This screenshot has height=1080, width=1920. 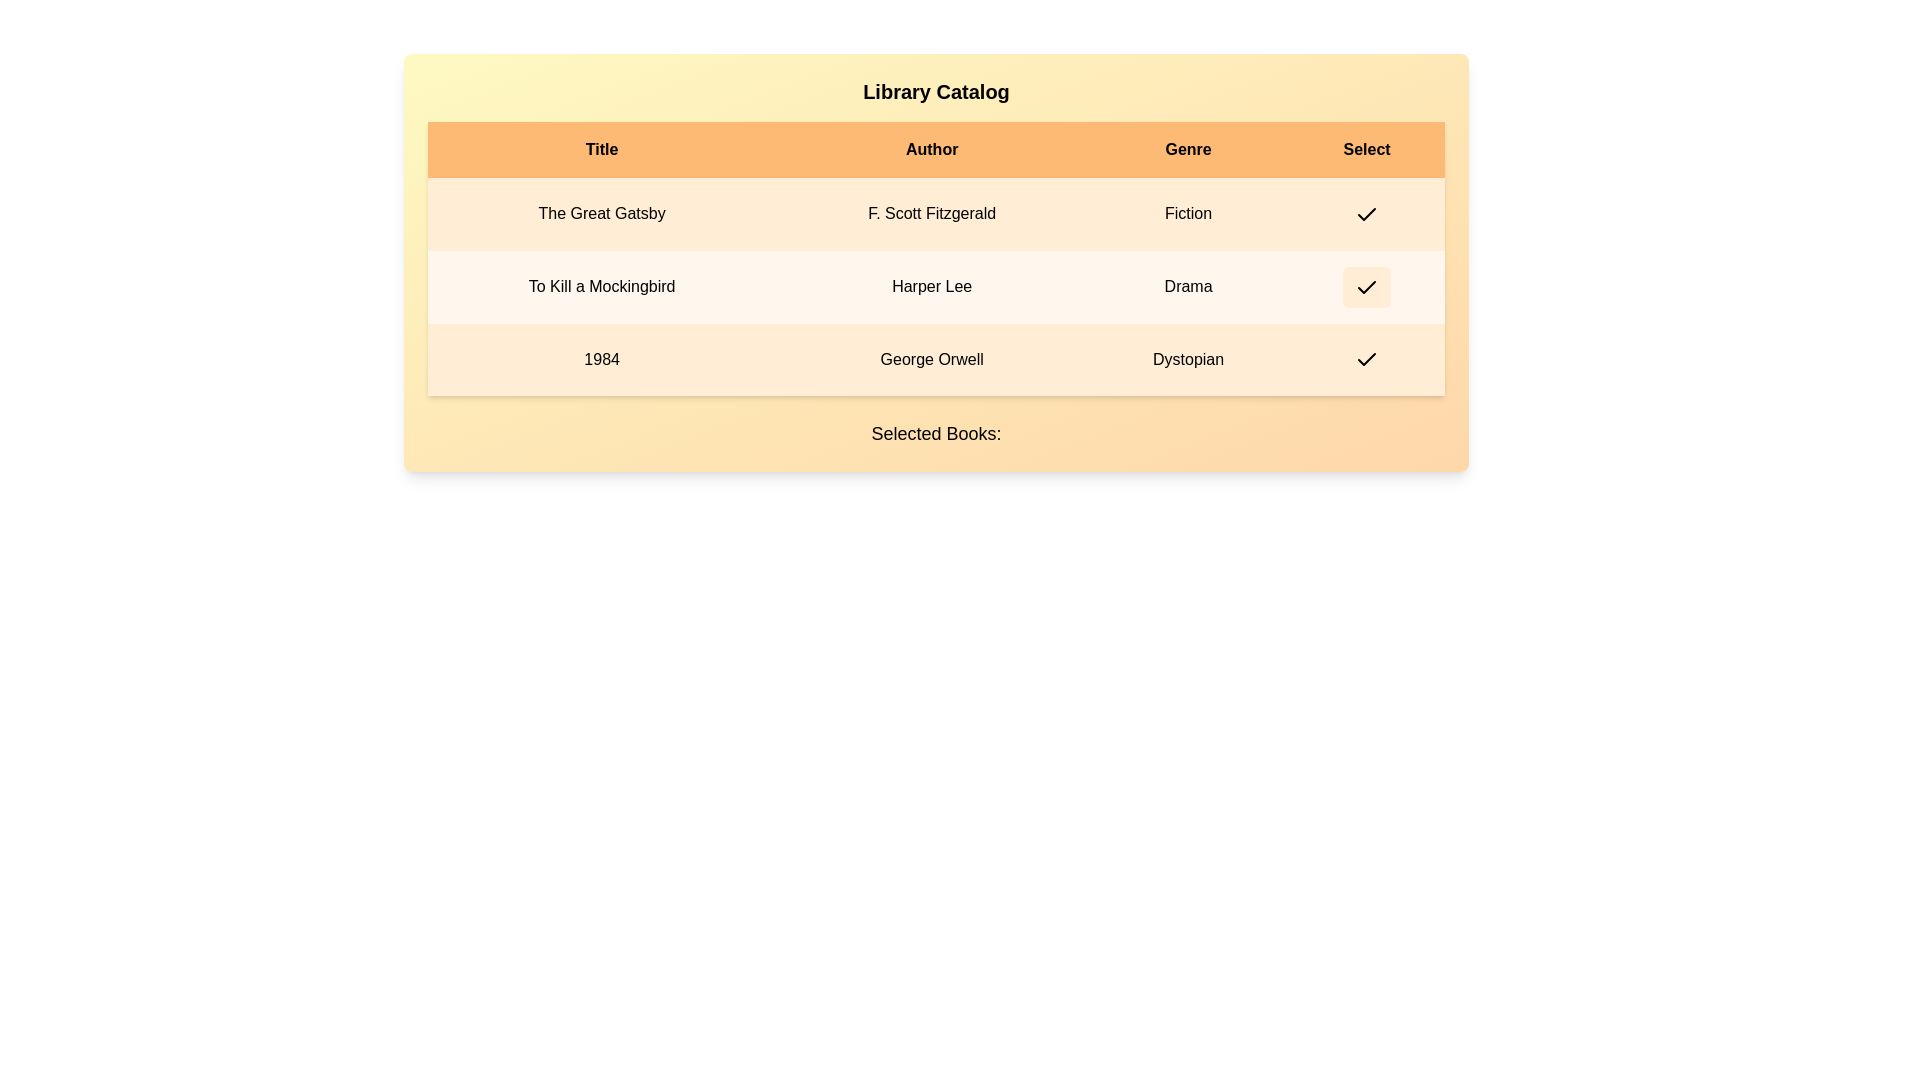 What do you see at coordinates (1366, 360) in the screenshot?
I see `the checkmark icon in the 'Select' column corresponding to the row for '1984' by George Orwell` at bounding box center [1366, 360].